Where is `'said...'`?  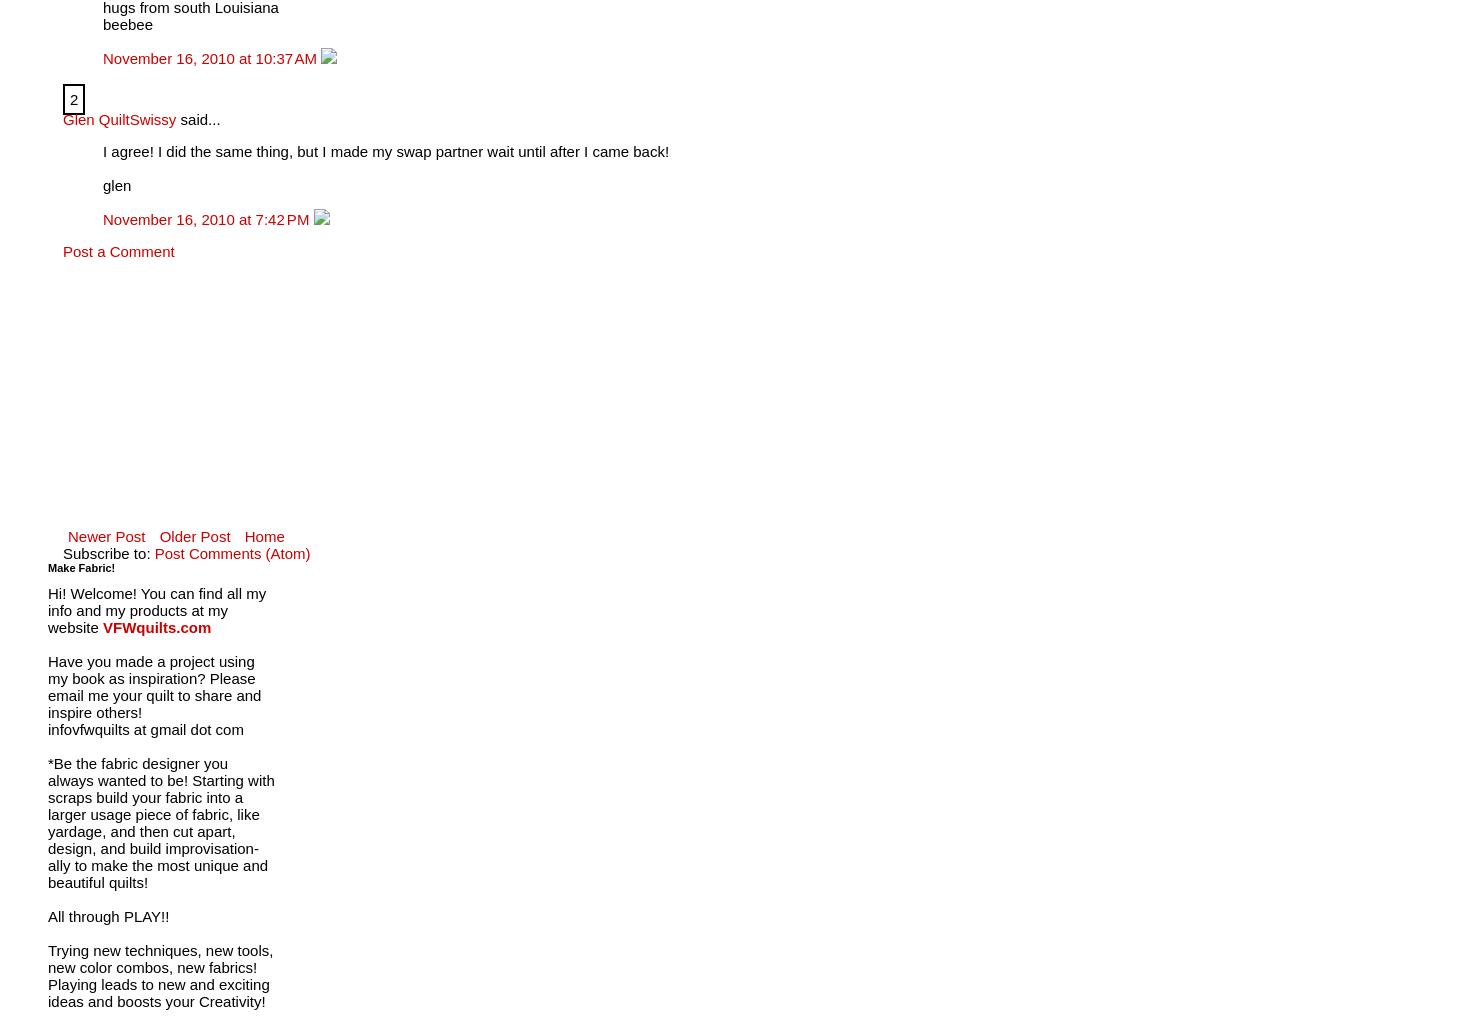
'said...' is located at coordinates (196, 118).